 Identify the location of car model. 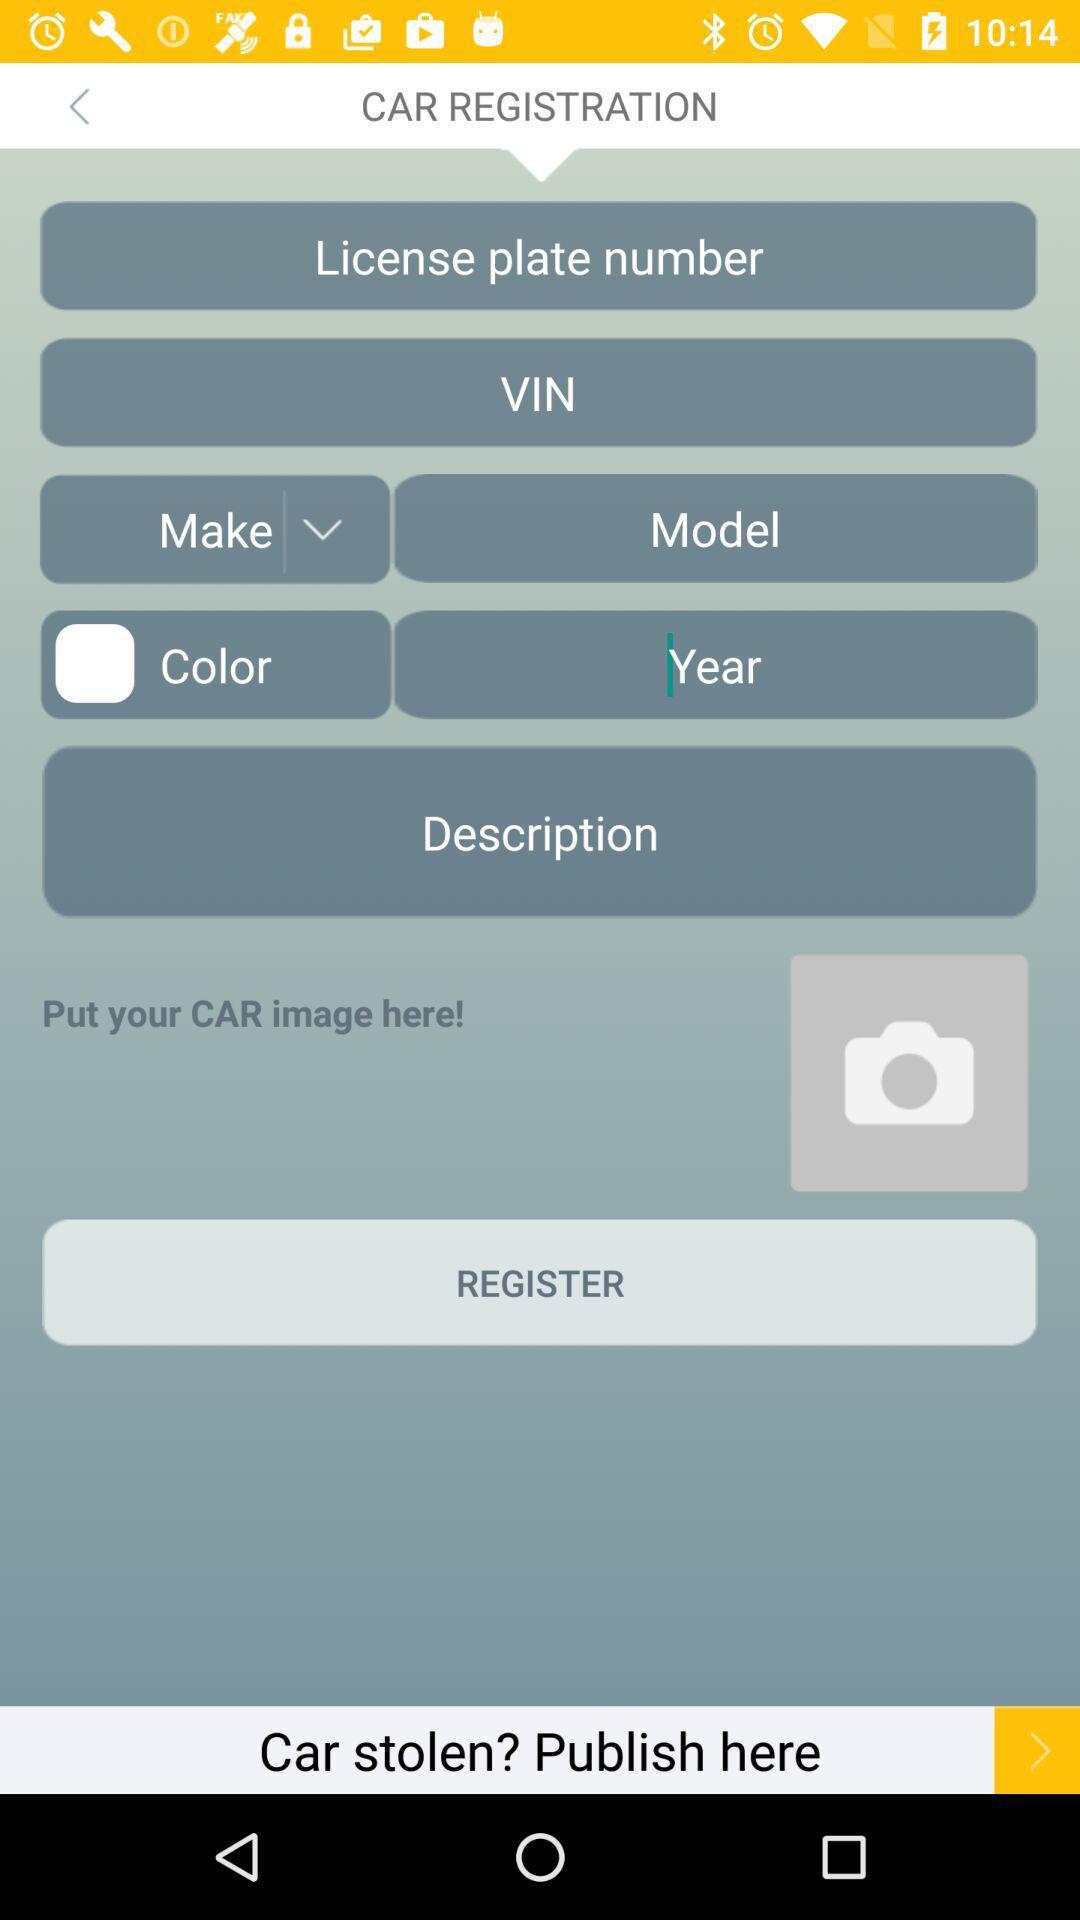
(713, 528).